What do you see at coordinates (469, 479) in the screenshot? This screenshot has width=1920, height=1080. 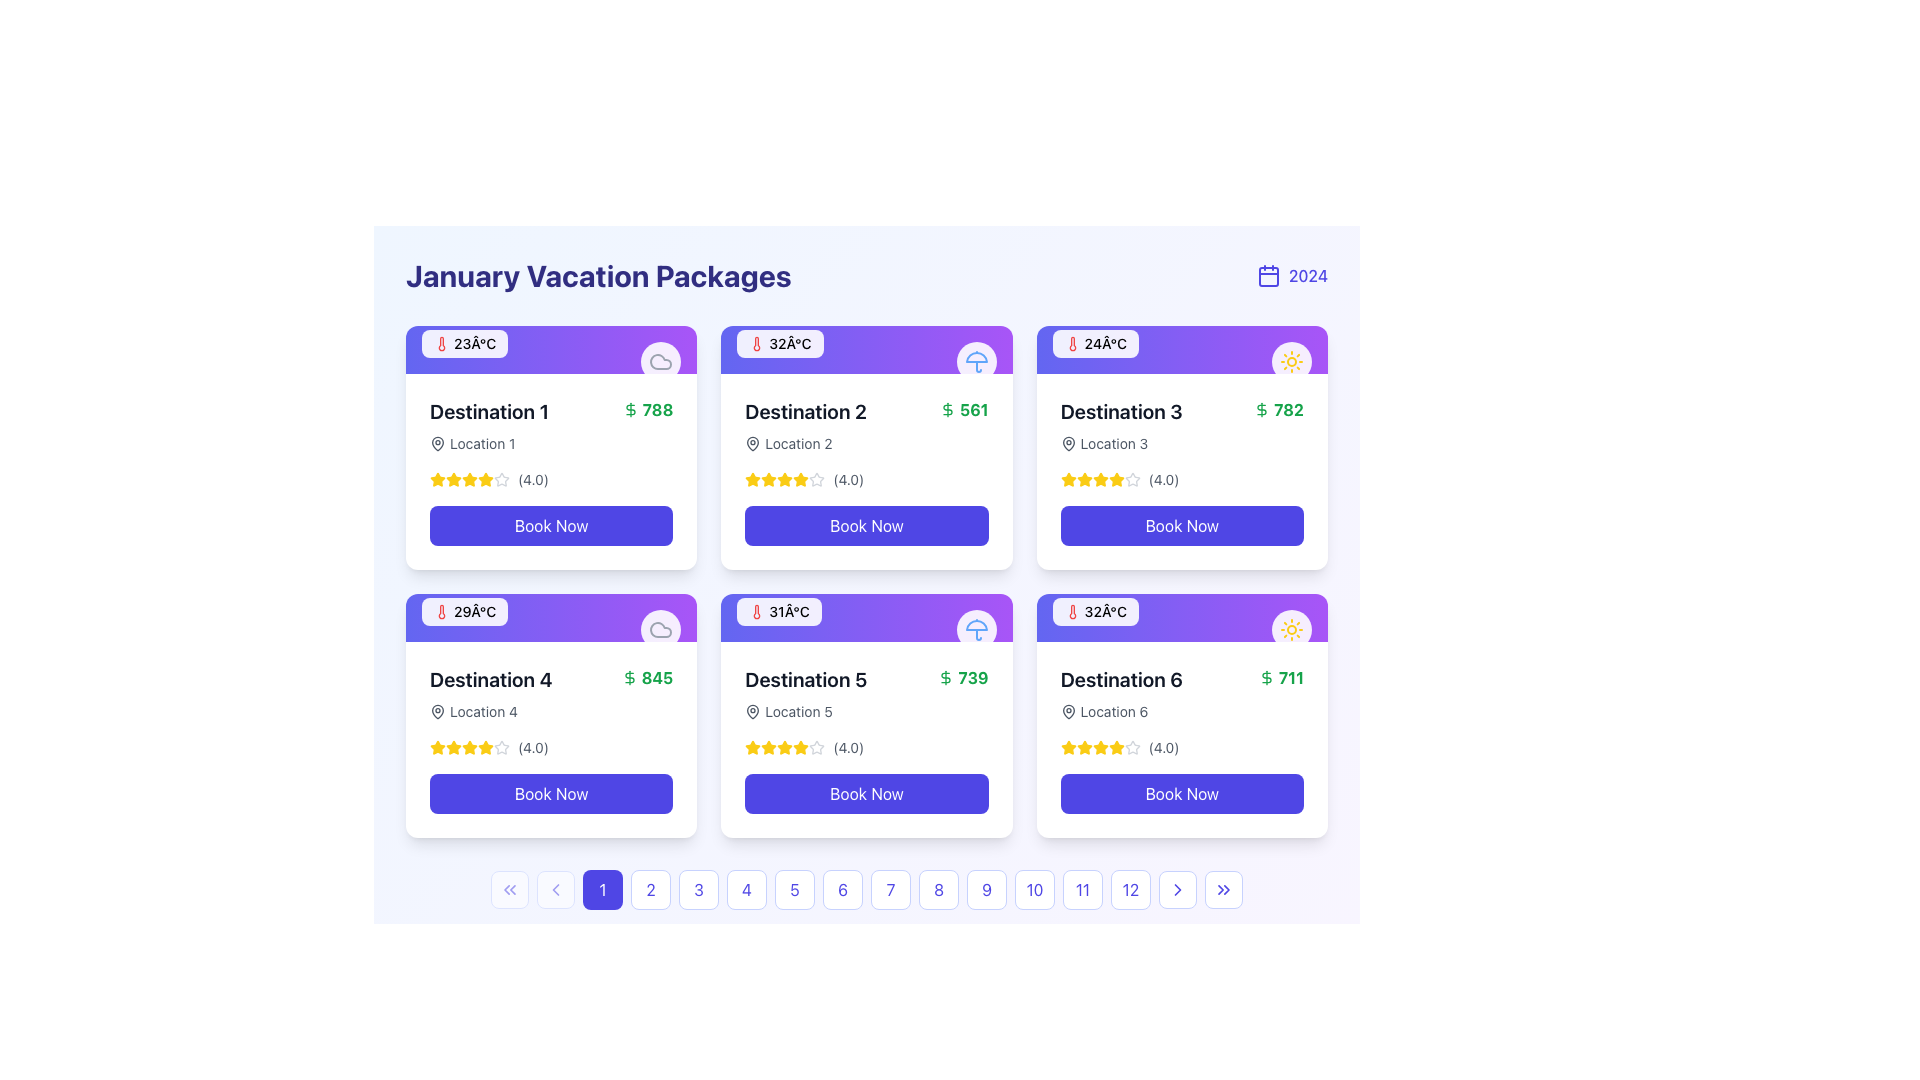 I see `the fourth yellow star icon in the rating system for 'Destination 1'` at bounding box center [469, 479].